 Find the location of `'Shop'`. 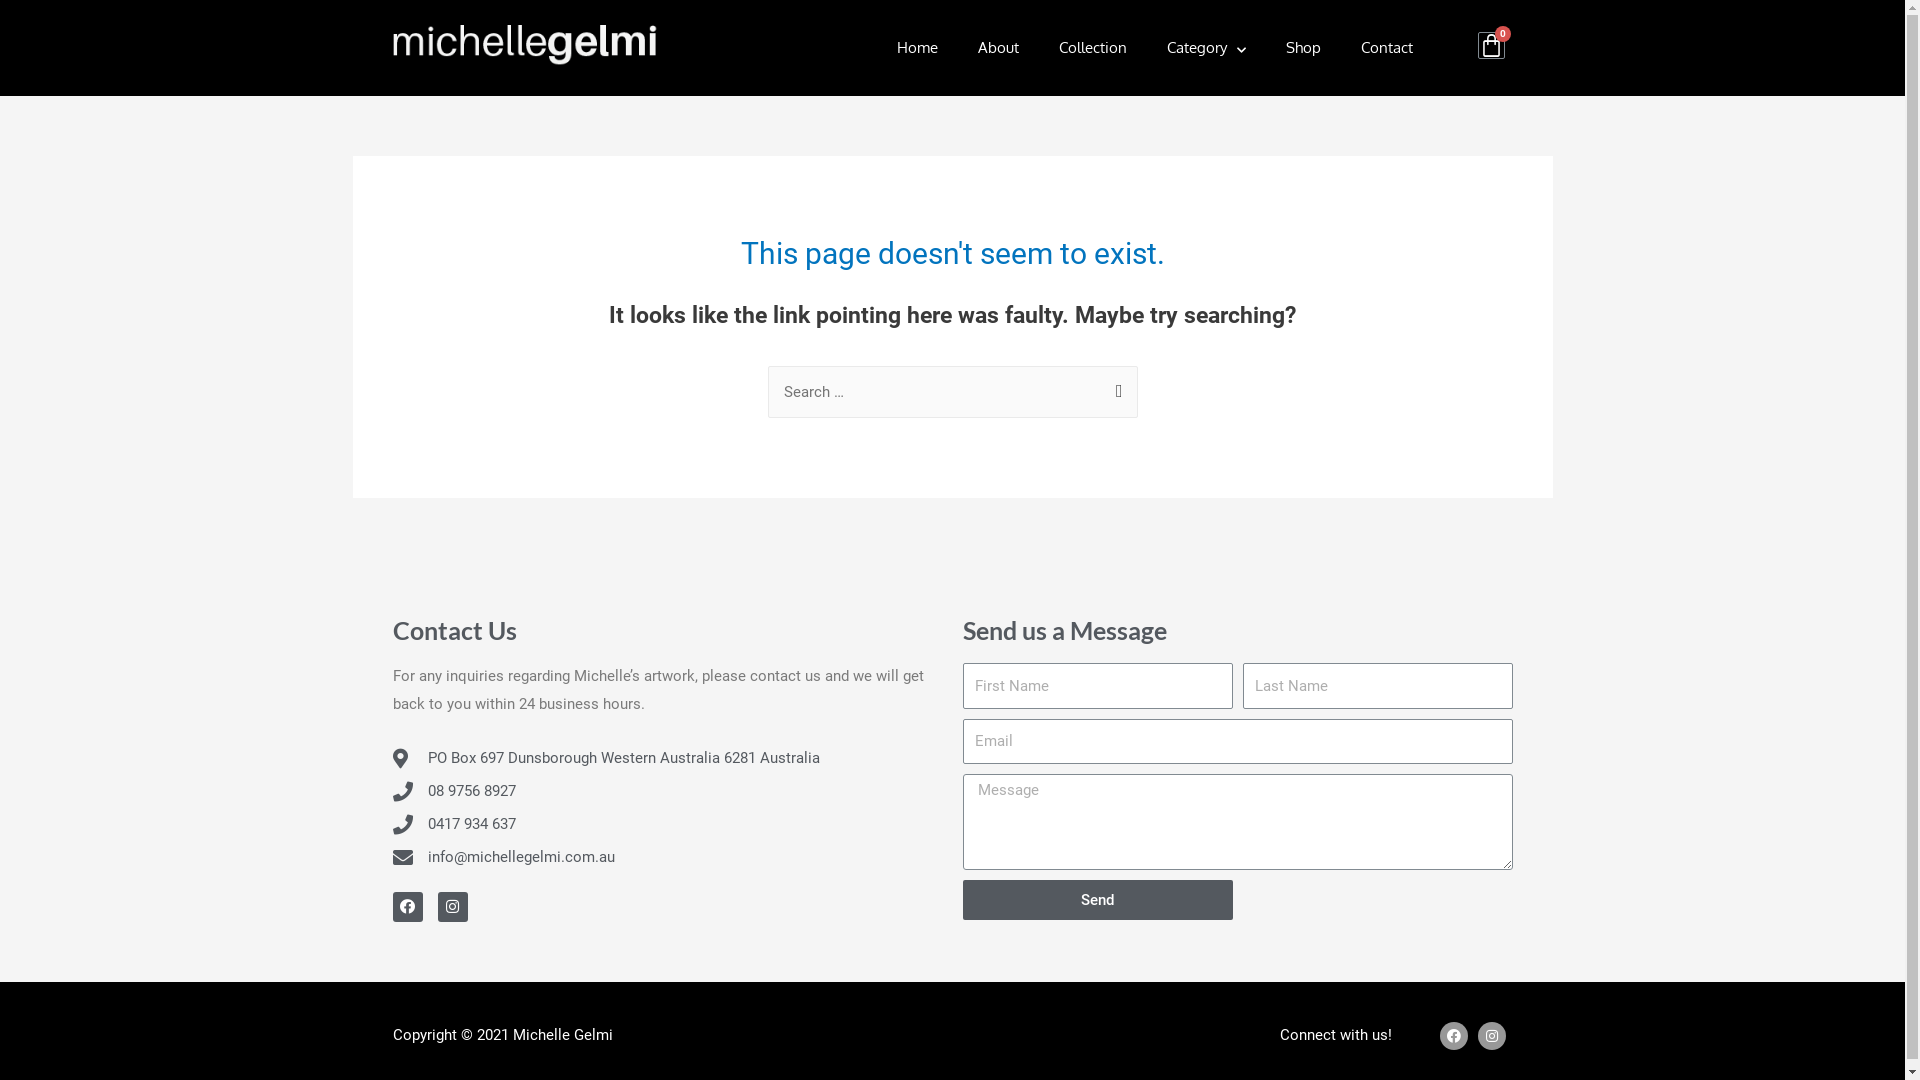

'Shop' is located at coordinates (1303, 46).